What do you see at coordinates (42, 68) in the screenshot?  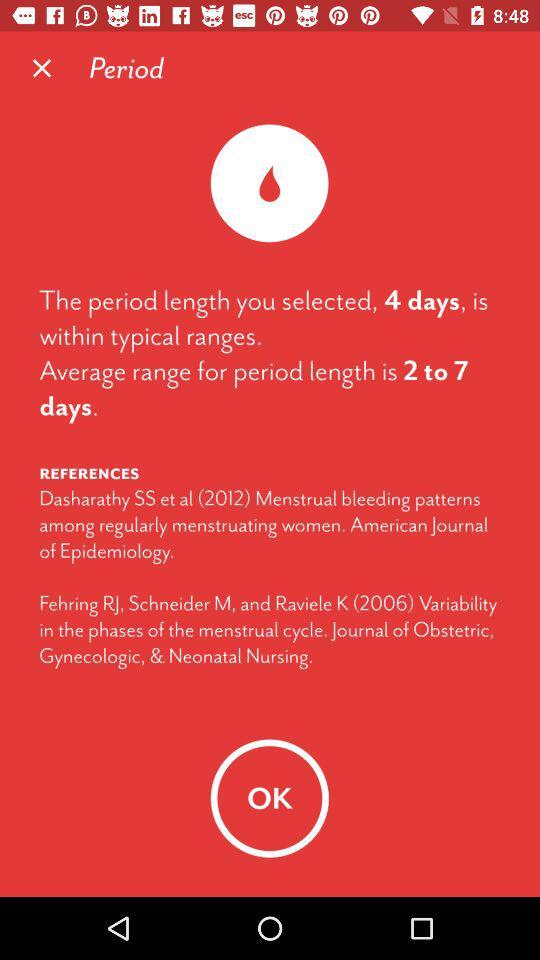 I see `the icon above the period length item` at bounding box center [42, 68].